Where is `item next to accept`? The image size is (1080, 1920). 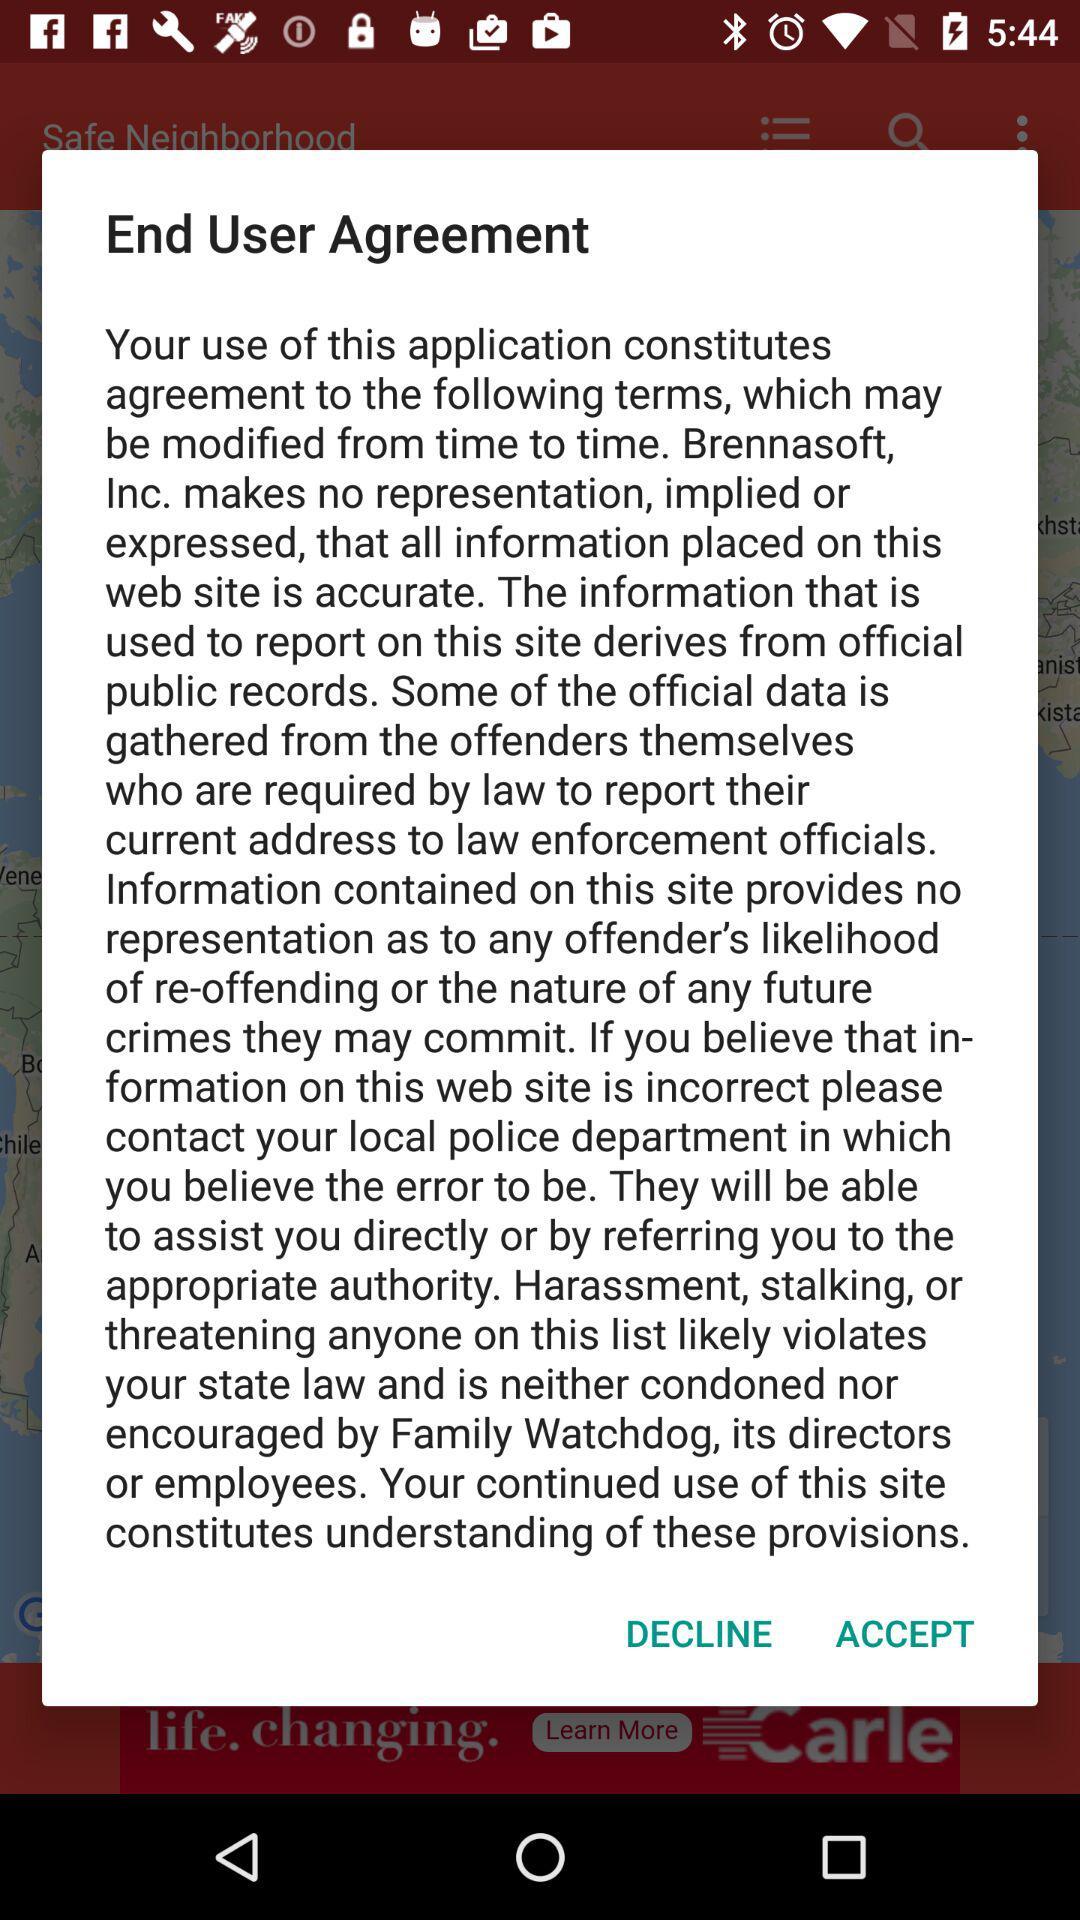
item next to accept is located at coordinates (697, 1632).